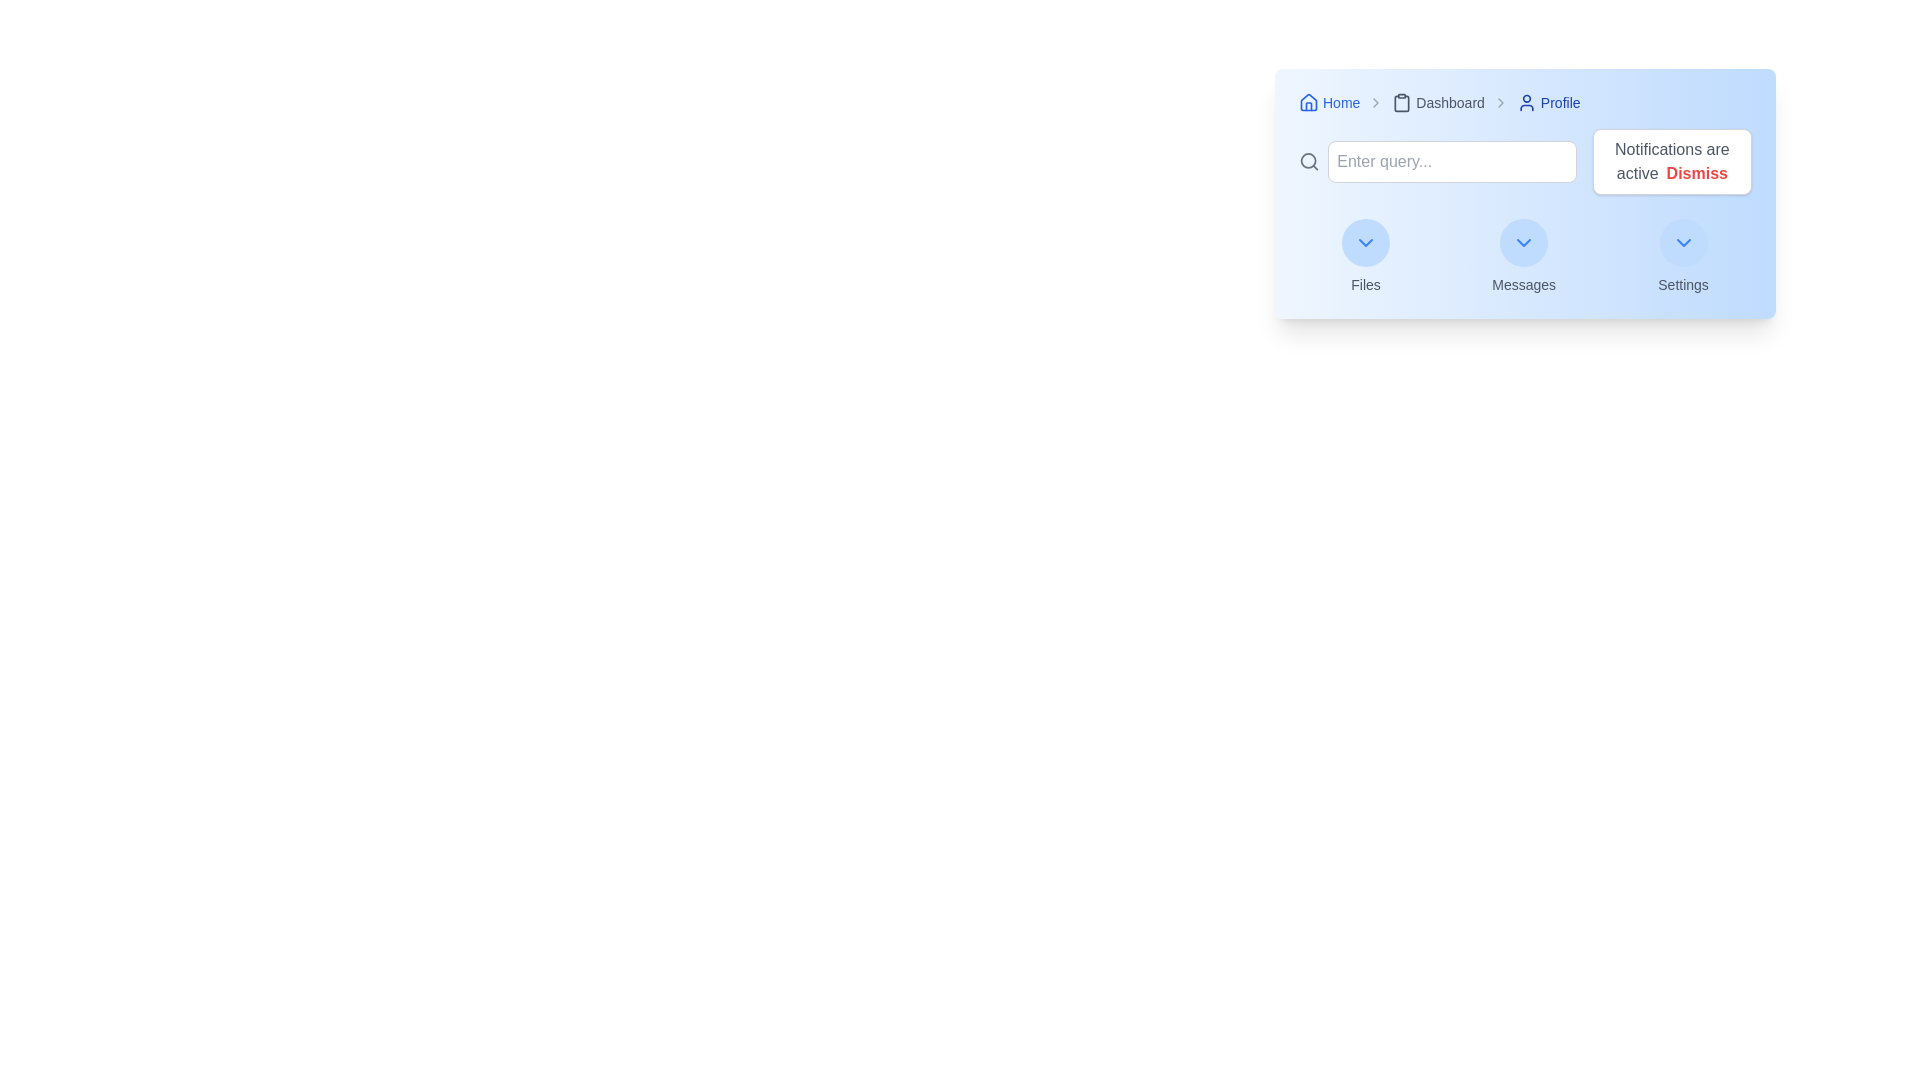 This screenshot has width=1920, height=1080. I want to click on the 'Profile' static text label with a user avatar icon, which is the third item in a breadcrumb sequence located in the upper-right section of the UI, so click(1547, 103).